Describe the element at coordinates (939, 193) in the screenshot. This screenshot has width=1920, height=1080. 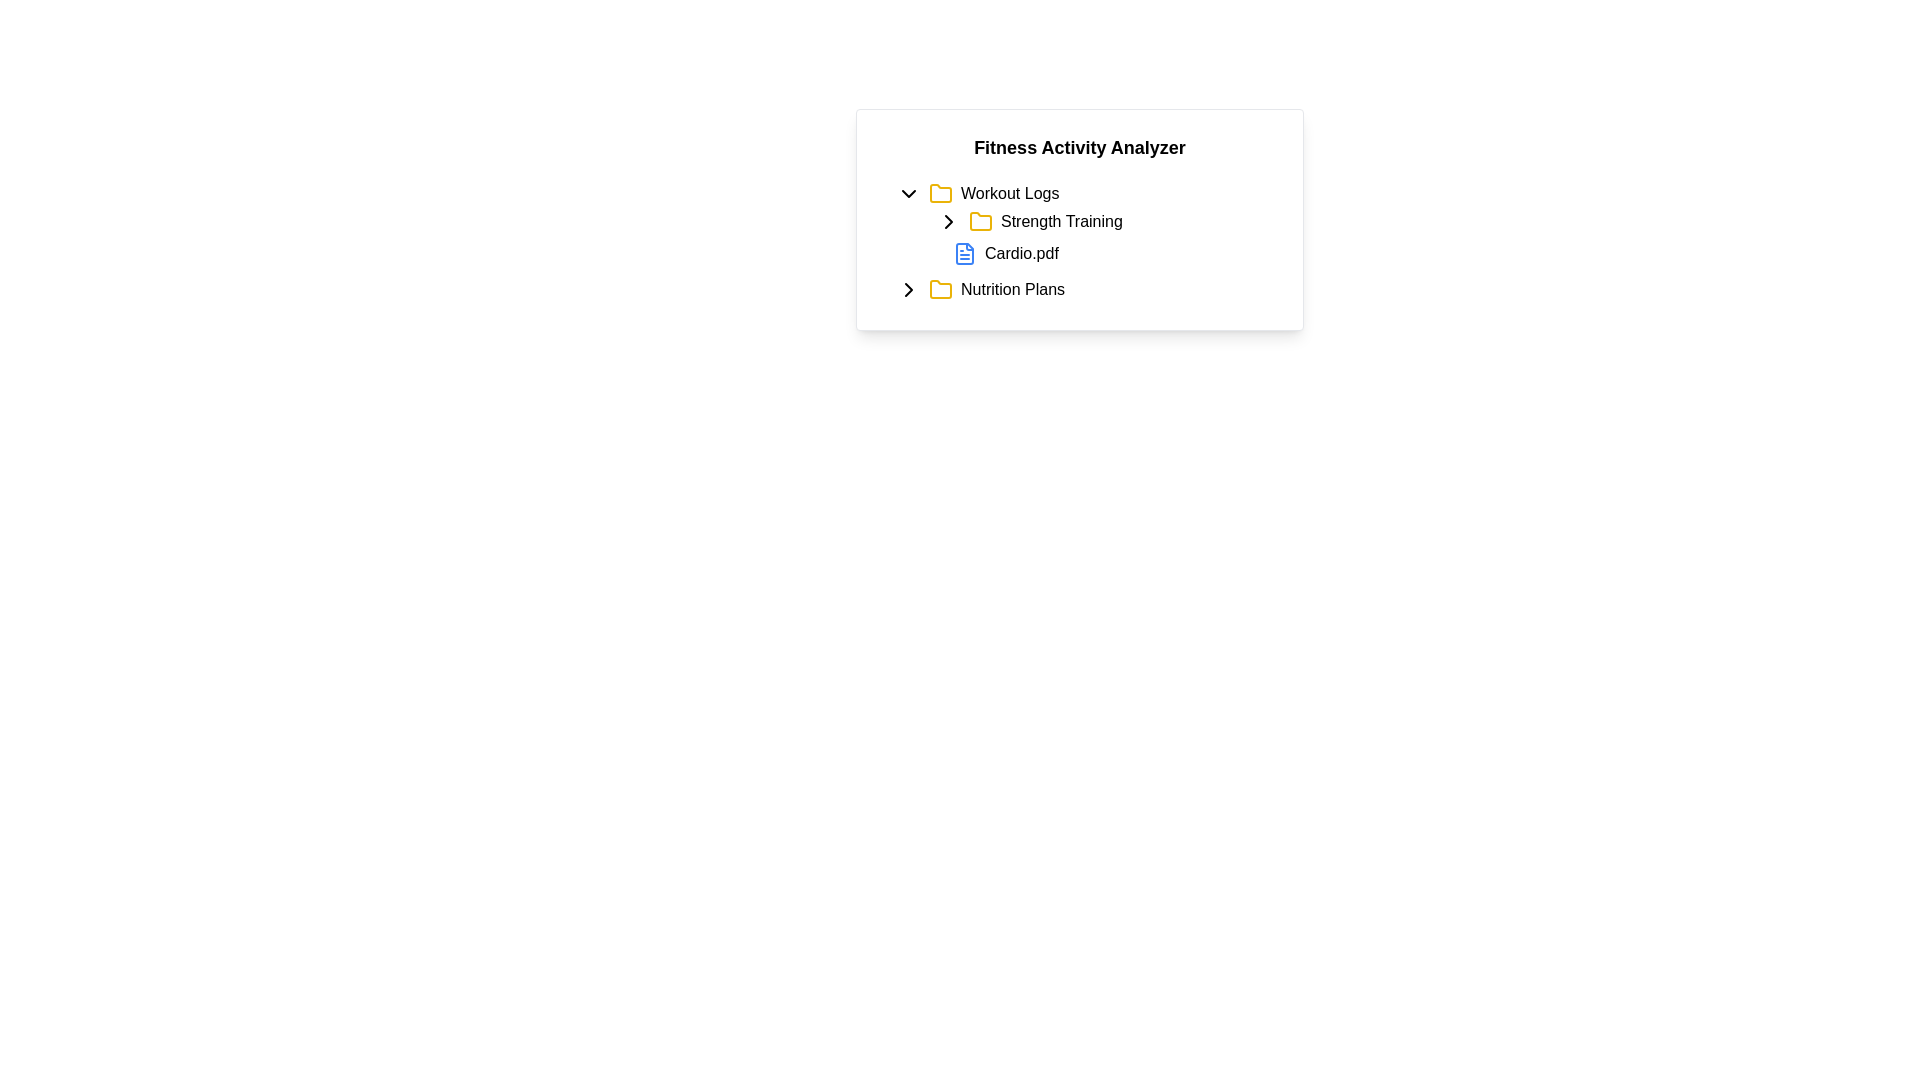
I see `the folder icon with a yellow outline next to the label 'Workout Logs' in the 'Fitness Activity Analyzer' tree menu` at that location.